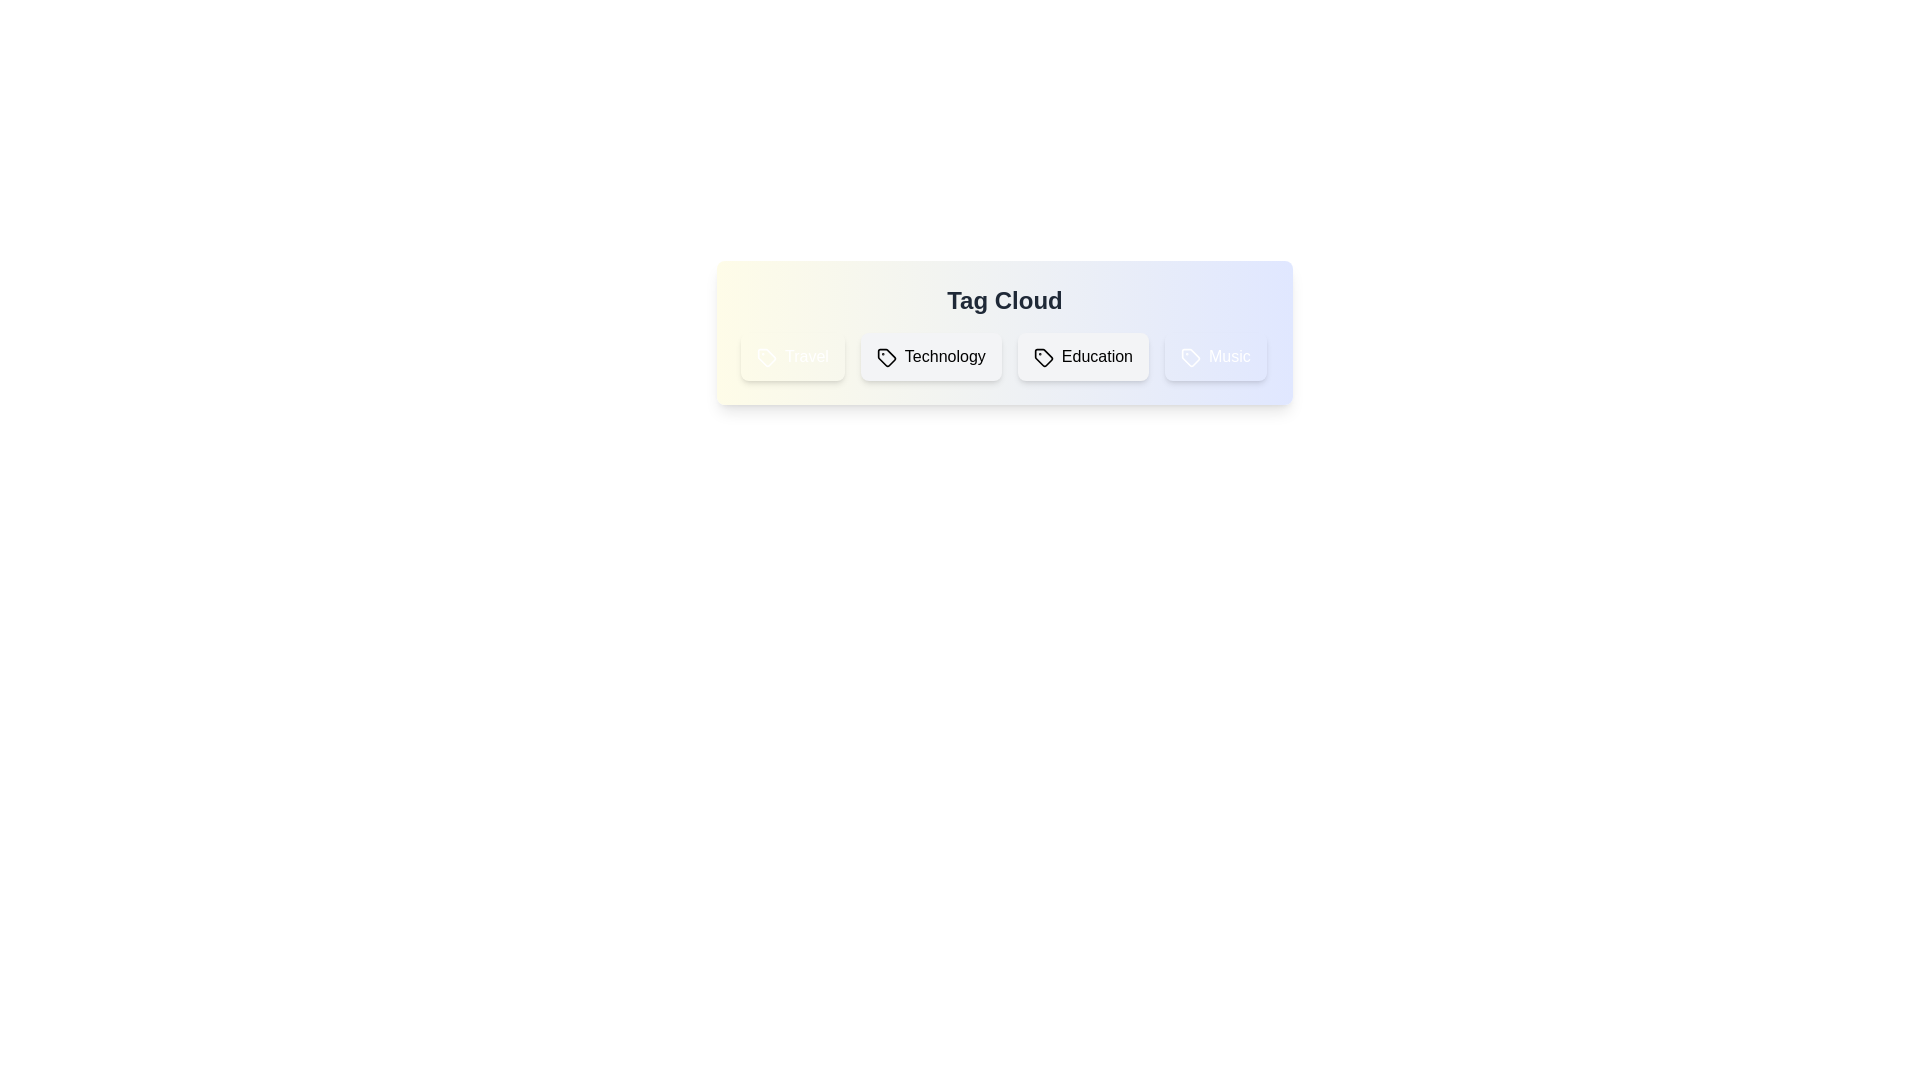 This screenshot has height=1080, width=1920. Describe the element at coordinates (1082, 356) in the screenshot. I see `the tag Education` at that location.